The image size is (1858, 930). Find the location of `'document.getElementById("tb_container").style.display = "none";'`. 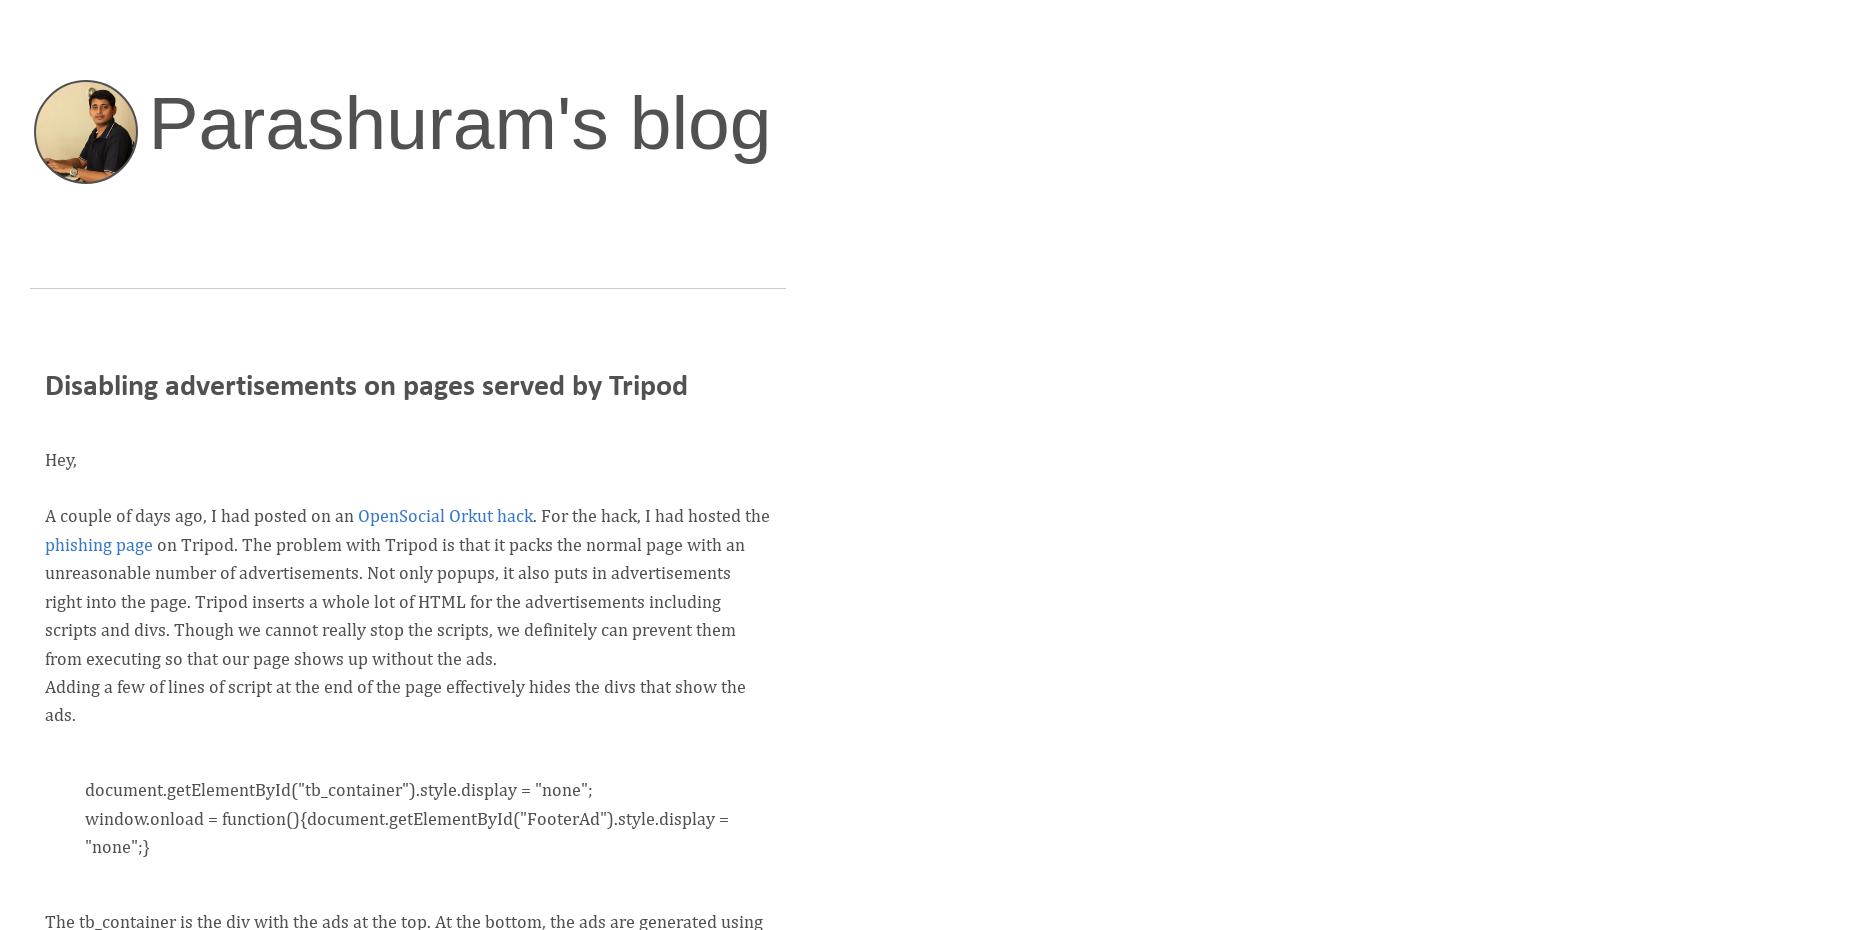

'document.getElementById("tb_container").style.display = "none";' is located at coordinates (339, 789).